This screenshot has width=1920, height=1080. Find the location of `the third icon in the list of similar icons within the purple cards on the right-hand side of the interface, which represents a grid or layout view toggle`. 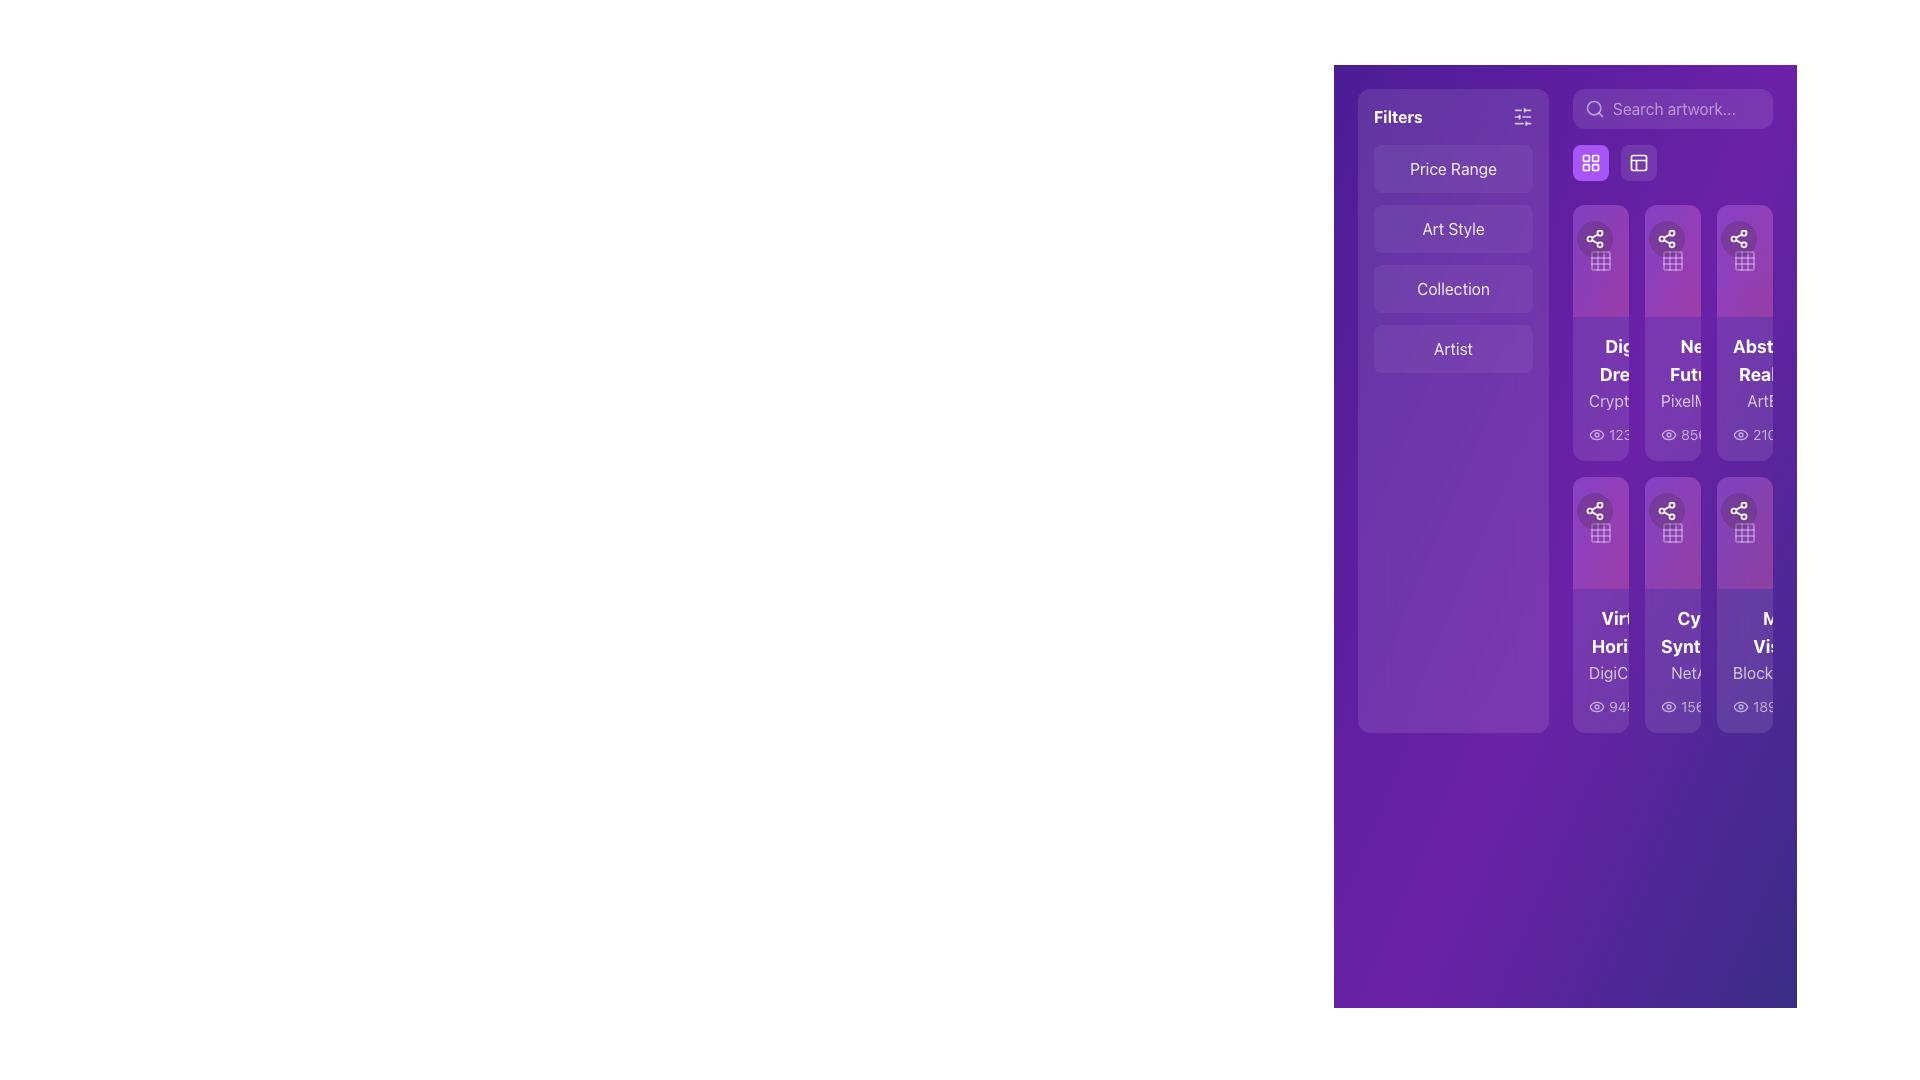

the third icon in the list of similar icons within the purple cards on the right-hand side of the interface, which represents a grid or layout view toggle is located at coordinates (1744, 260).